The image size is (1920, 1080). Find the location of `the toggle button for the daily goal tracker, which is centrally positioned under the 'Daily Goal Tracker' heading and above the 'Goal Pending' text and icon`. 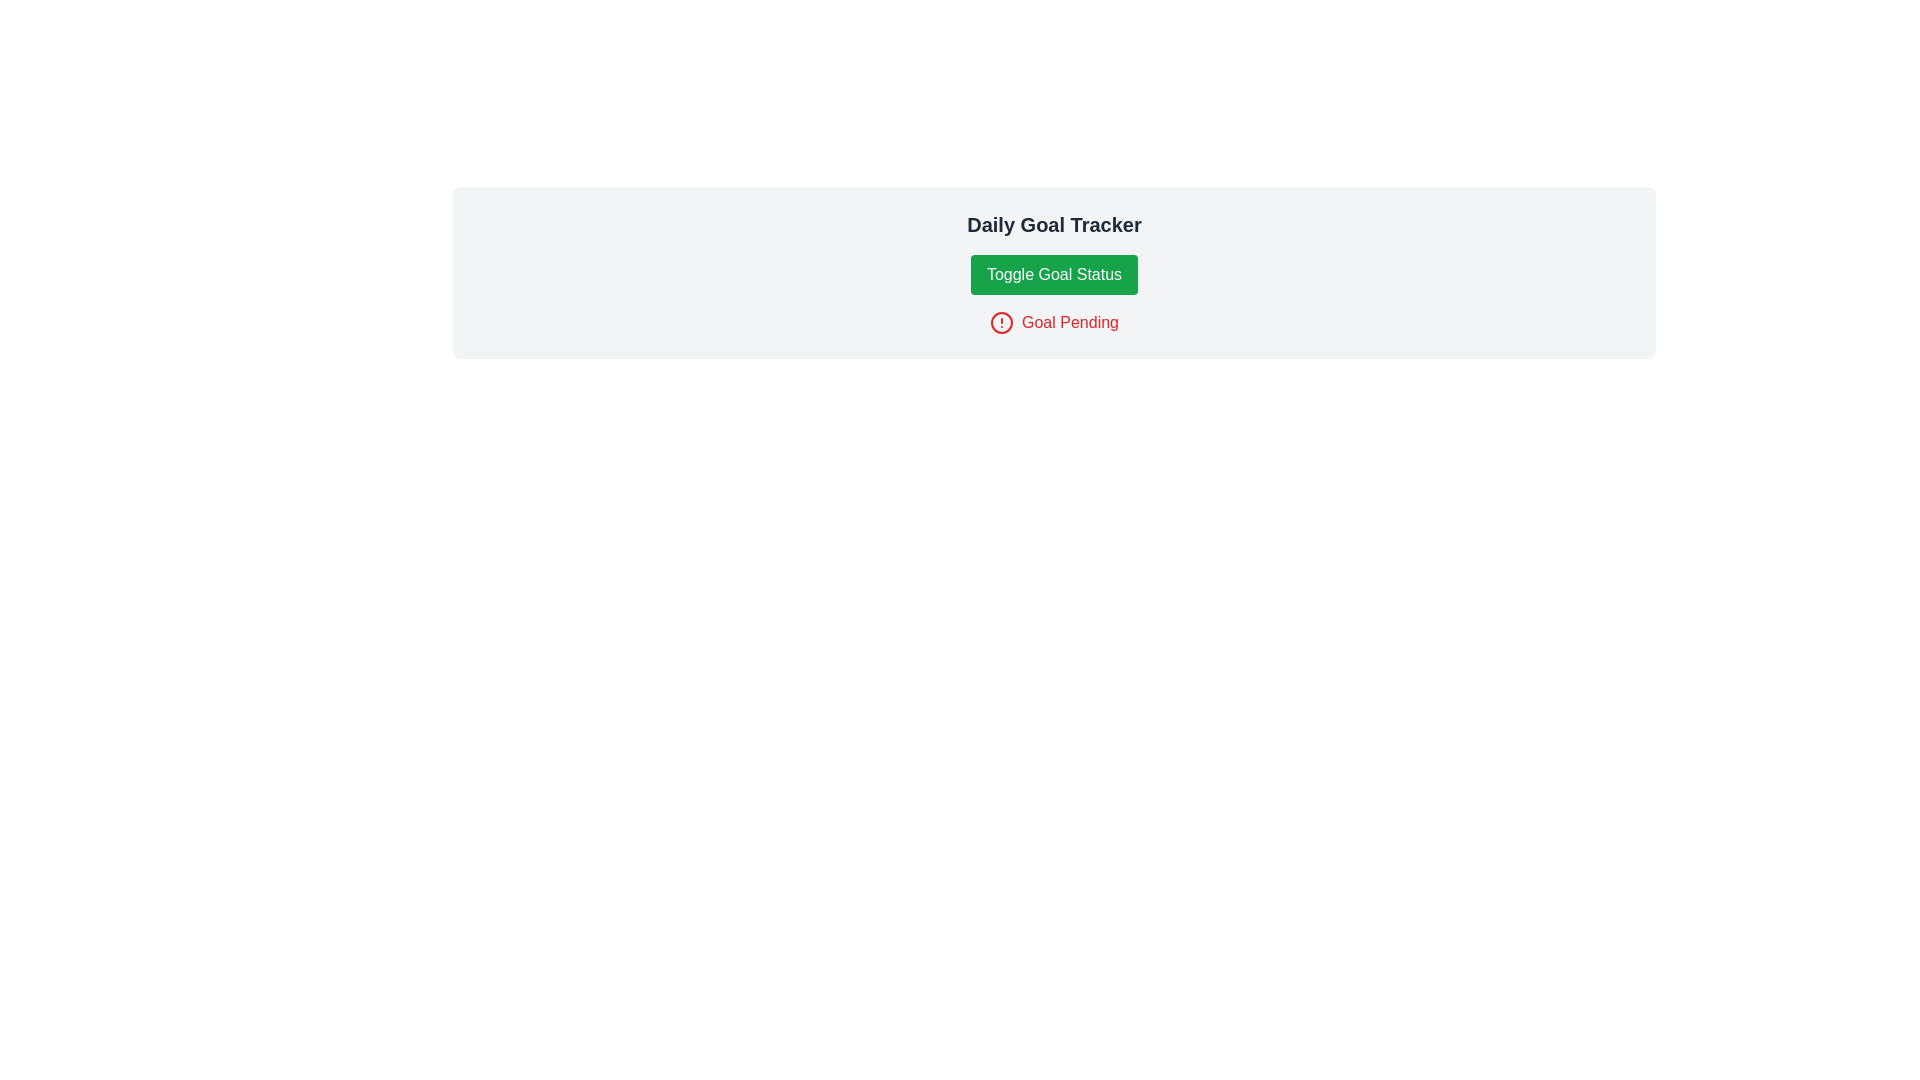

the toggle button for the daily goal tracker, which is centrally positioned under the 'Daily Goal Tracker' heading and above the 'Goal Pending' text and icon is located at coordinates (1053, 274).